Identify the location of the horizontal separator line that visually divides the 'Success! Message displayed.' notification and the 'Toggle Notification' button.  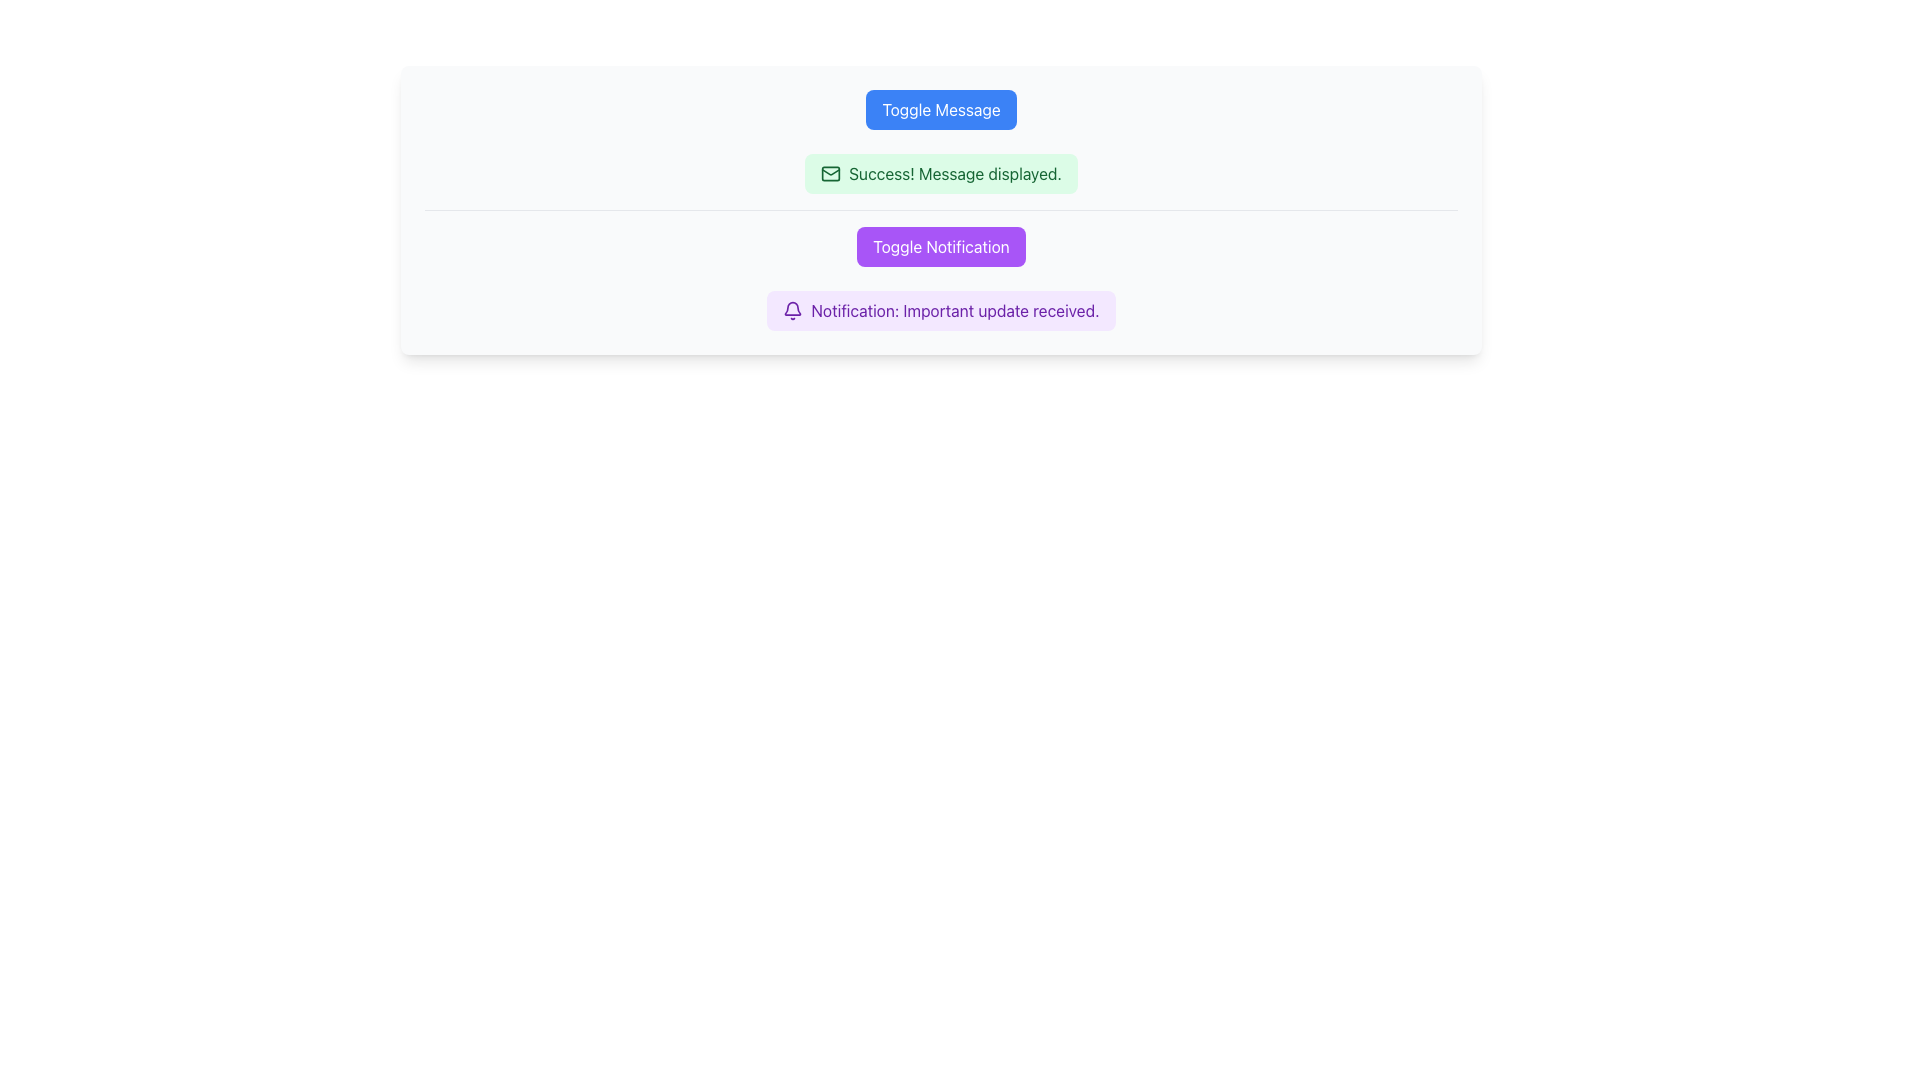
(940, 210).